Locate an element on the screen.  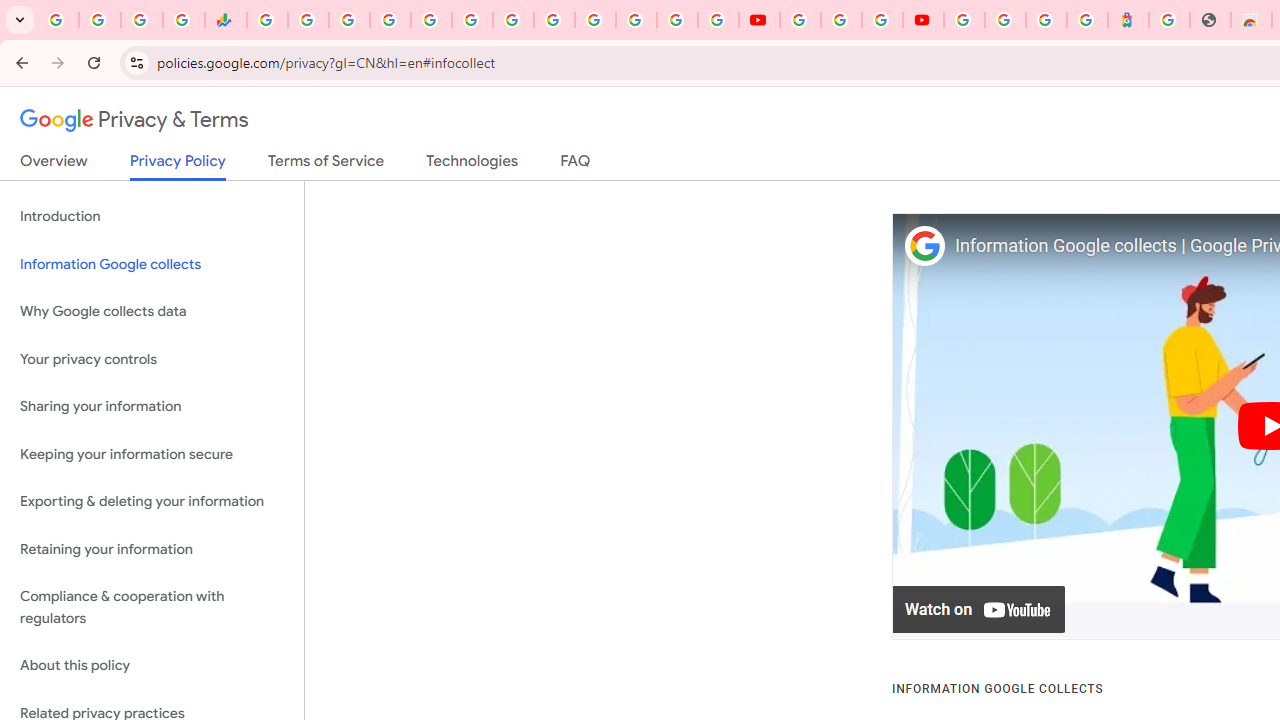
'Watch on YouTube' is located at coordinates (979, 609).